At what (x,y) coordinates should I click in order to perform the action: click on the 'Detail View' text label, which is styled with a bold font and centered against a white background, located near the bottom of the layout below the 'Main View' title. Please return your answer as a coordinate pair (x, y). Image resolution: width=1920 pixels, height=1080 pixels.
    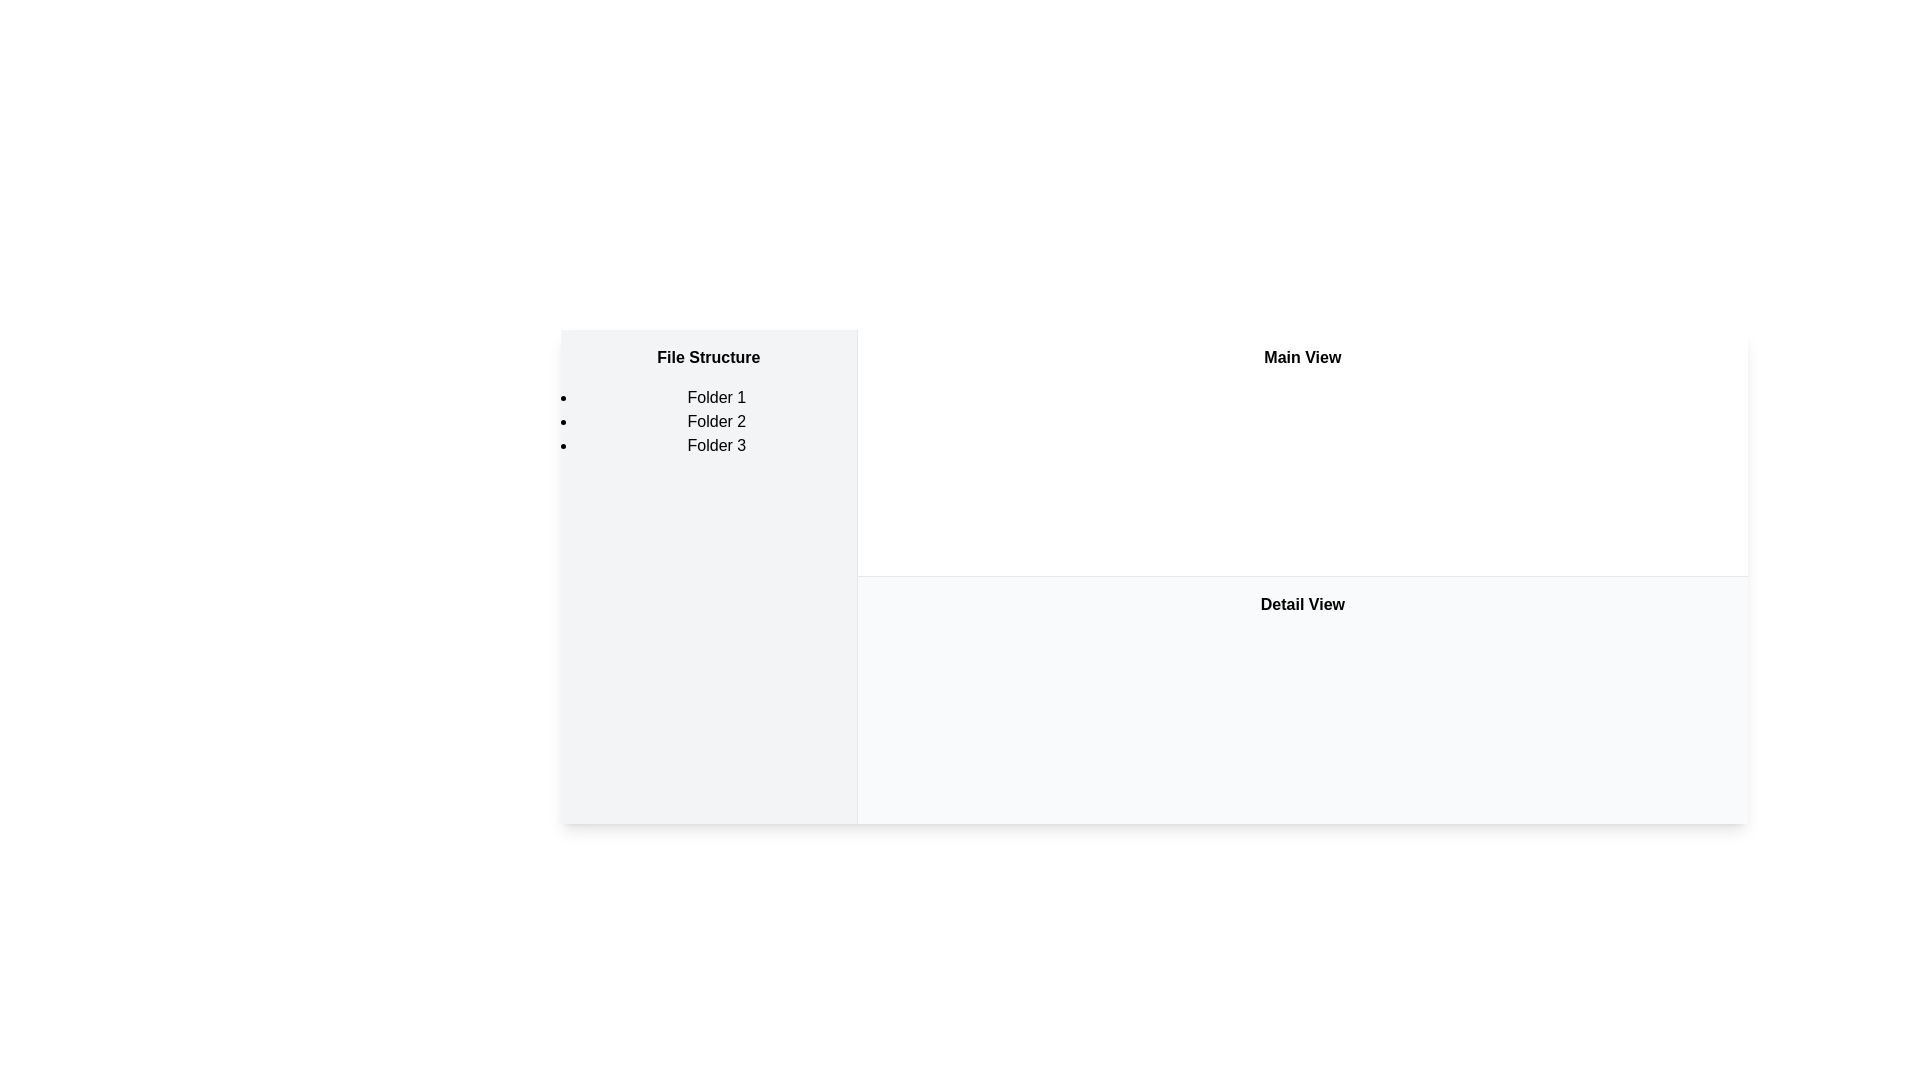
    Looking at the image, I should click on (1302, 604).